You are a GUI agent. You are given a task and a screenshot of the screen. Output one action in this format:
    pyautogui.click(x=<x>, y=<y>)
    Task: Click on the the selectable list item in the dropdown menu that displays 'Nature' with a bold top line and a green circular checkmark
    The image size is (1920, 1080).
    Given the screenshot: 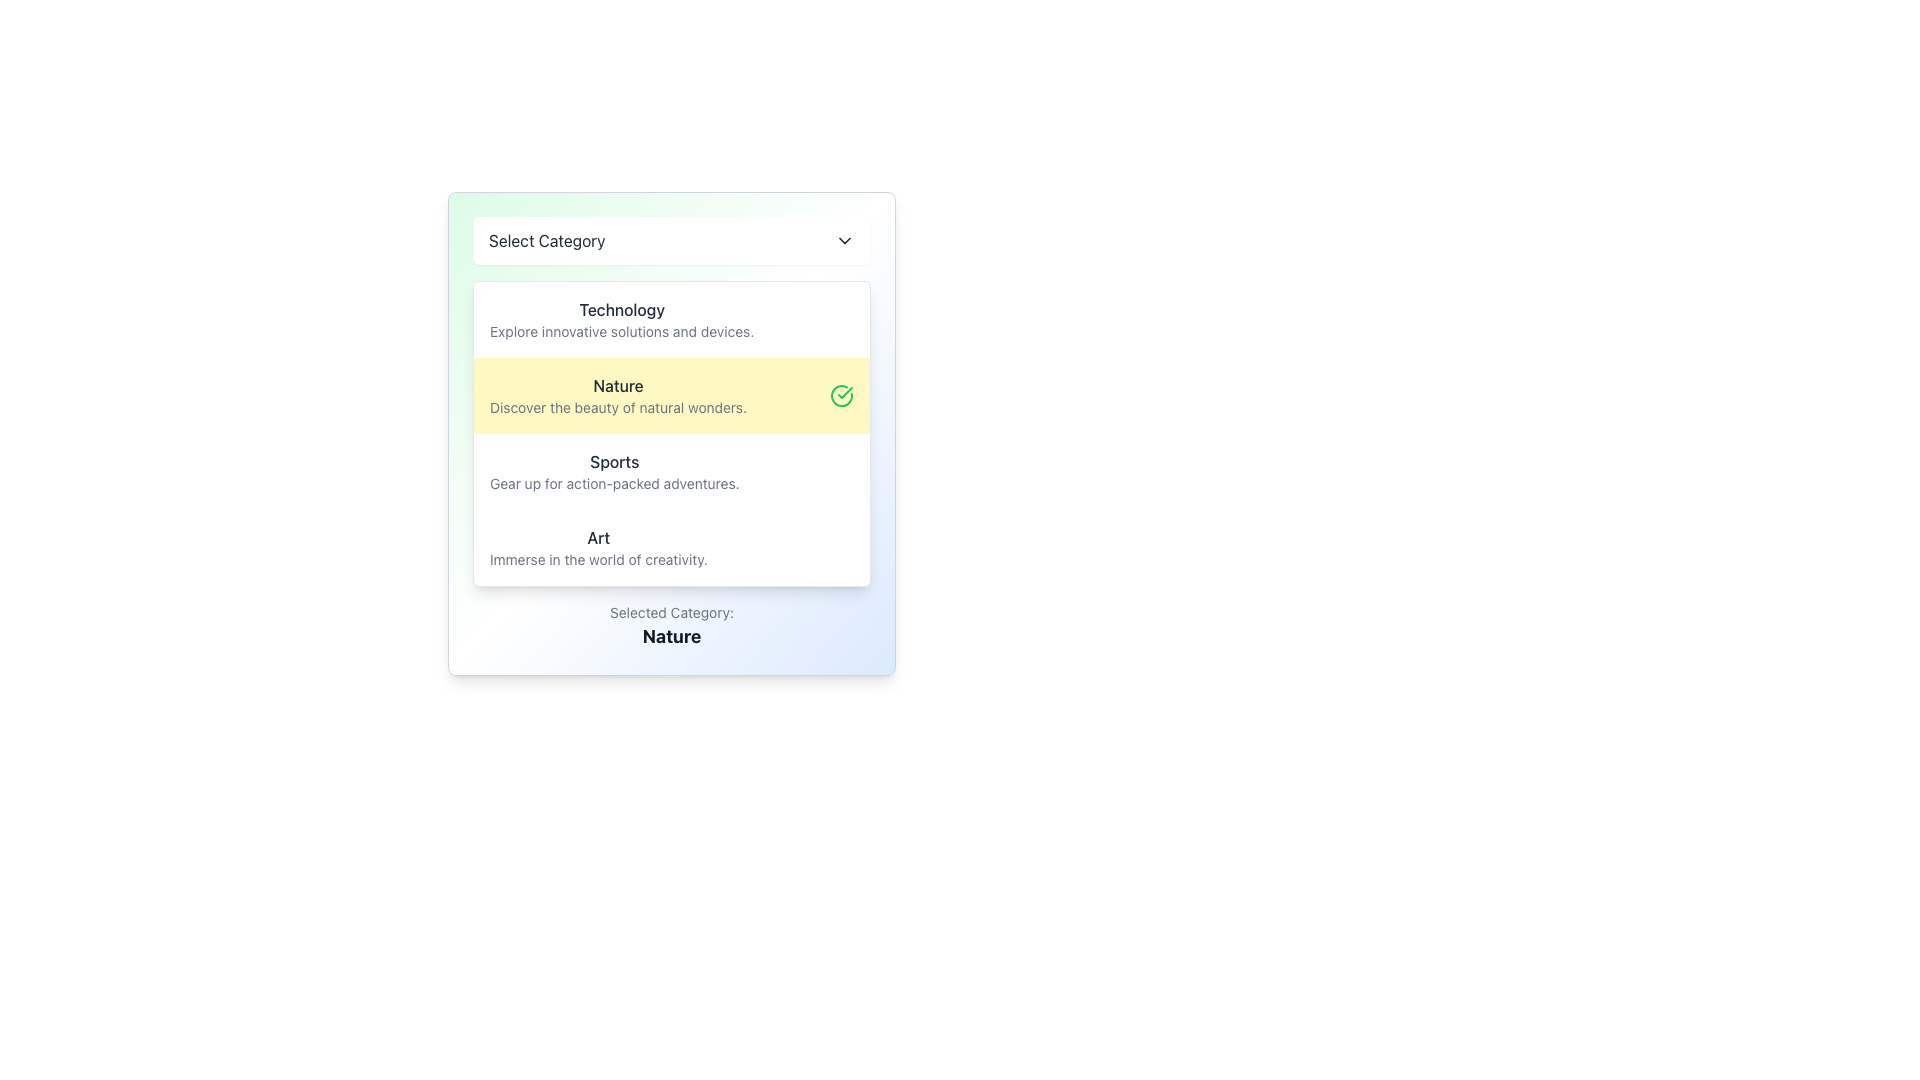 What is the action you would take?
    pyautogui.click(x=672, y=396)
    